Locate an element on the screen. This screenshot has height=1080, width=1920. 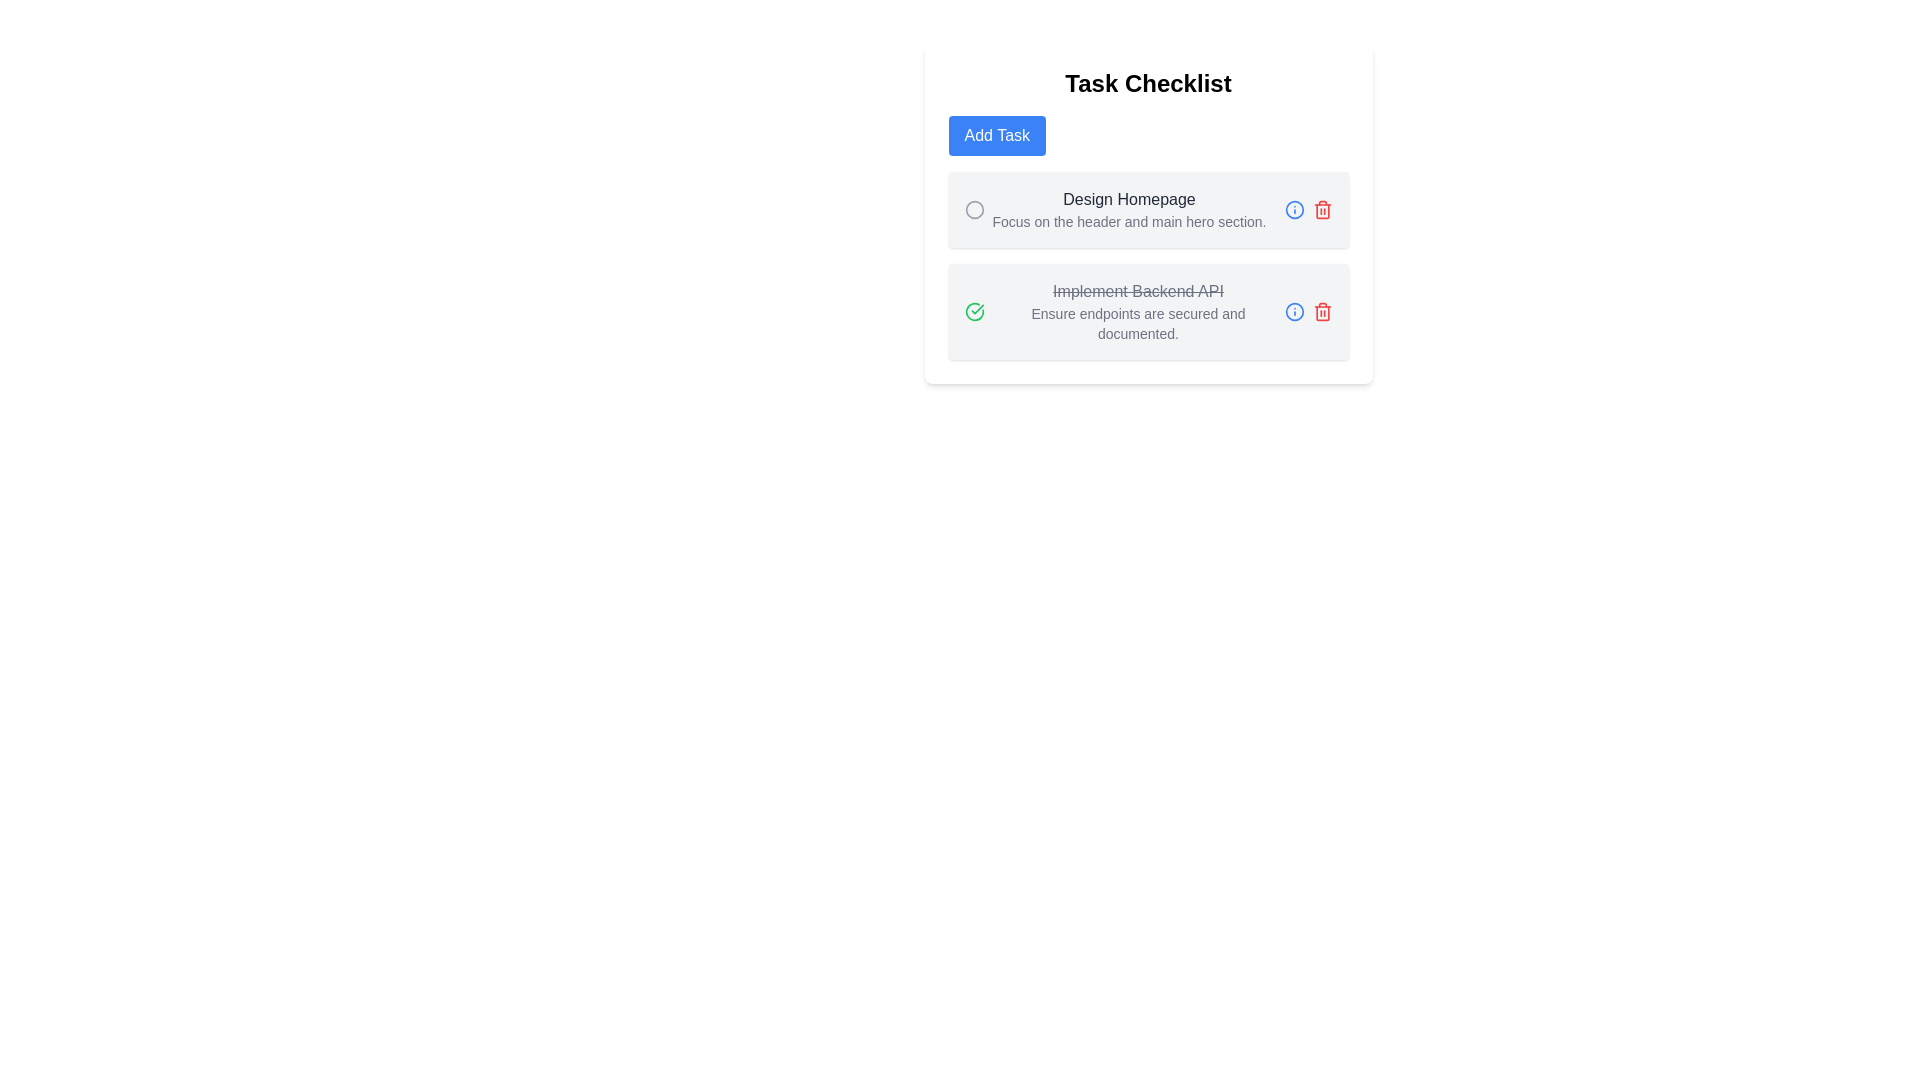
the static text providing context for the task 'Implement Backend API' located below the corresponding task title in the 'Task Checklist' section is located at coordinates (1138, 323).